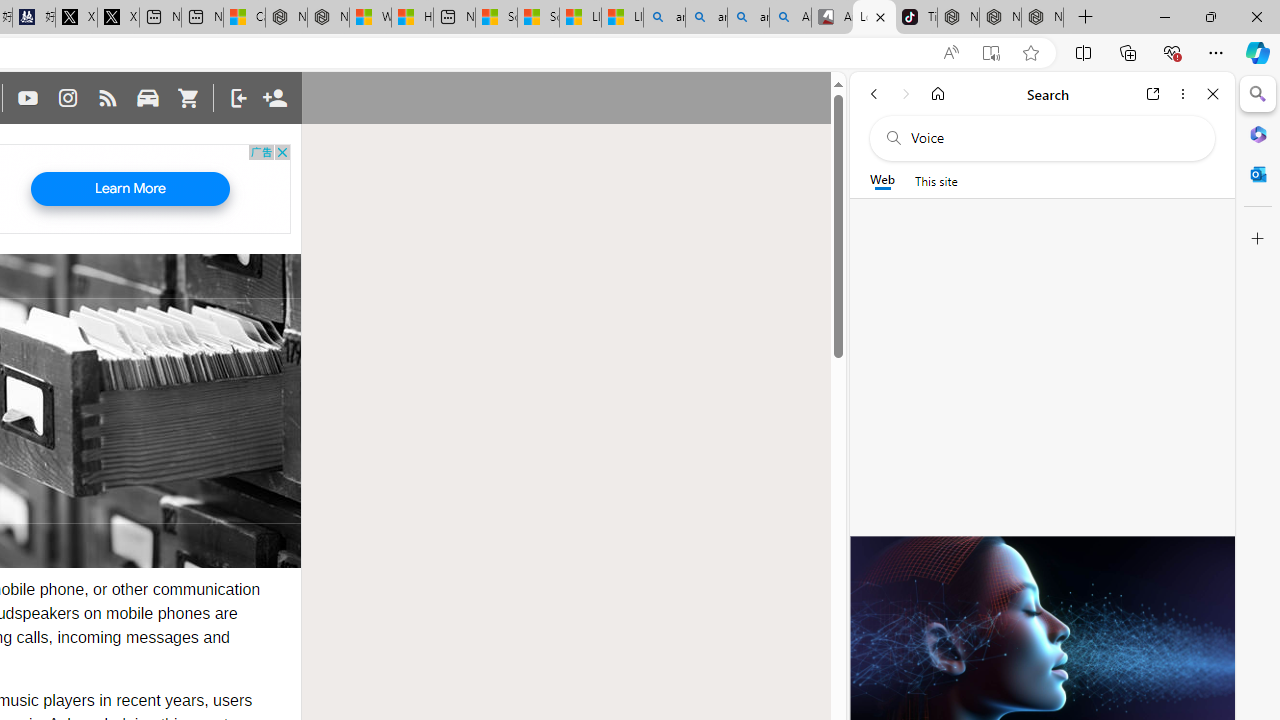 The image size is (1280, 720). I want to click on 'amazon - Search', so click(706, 17).